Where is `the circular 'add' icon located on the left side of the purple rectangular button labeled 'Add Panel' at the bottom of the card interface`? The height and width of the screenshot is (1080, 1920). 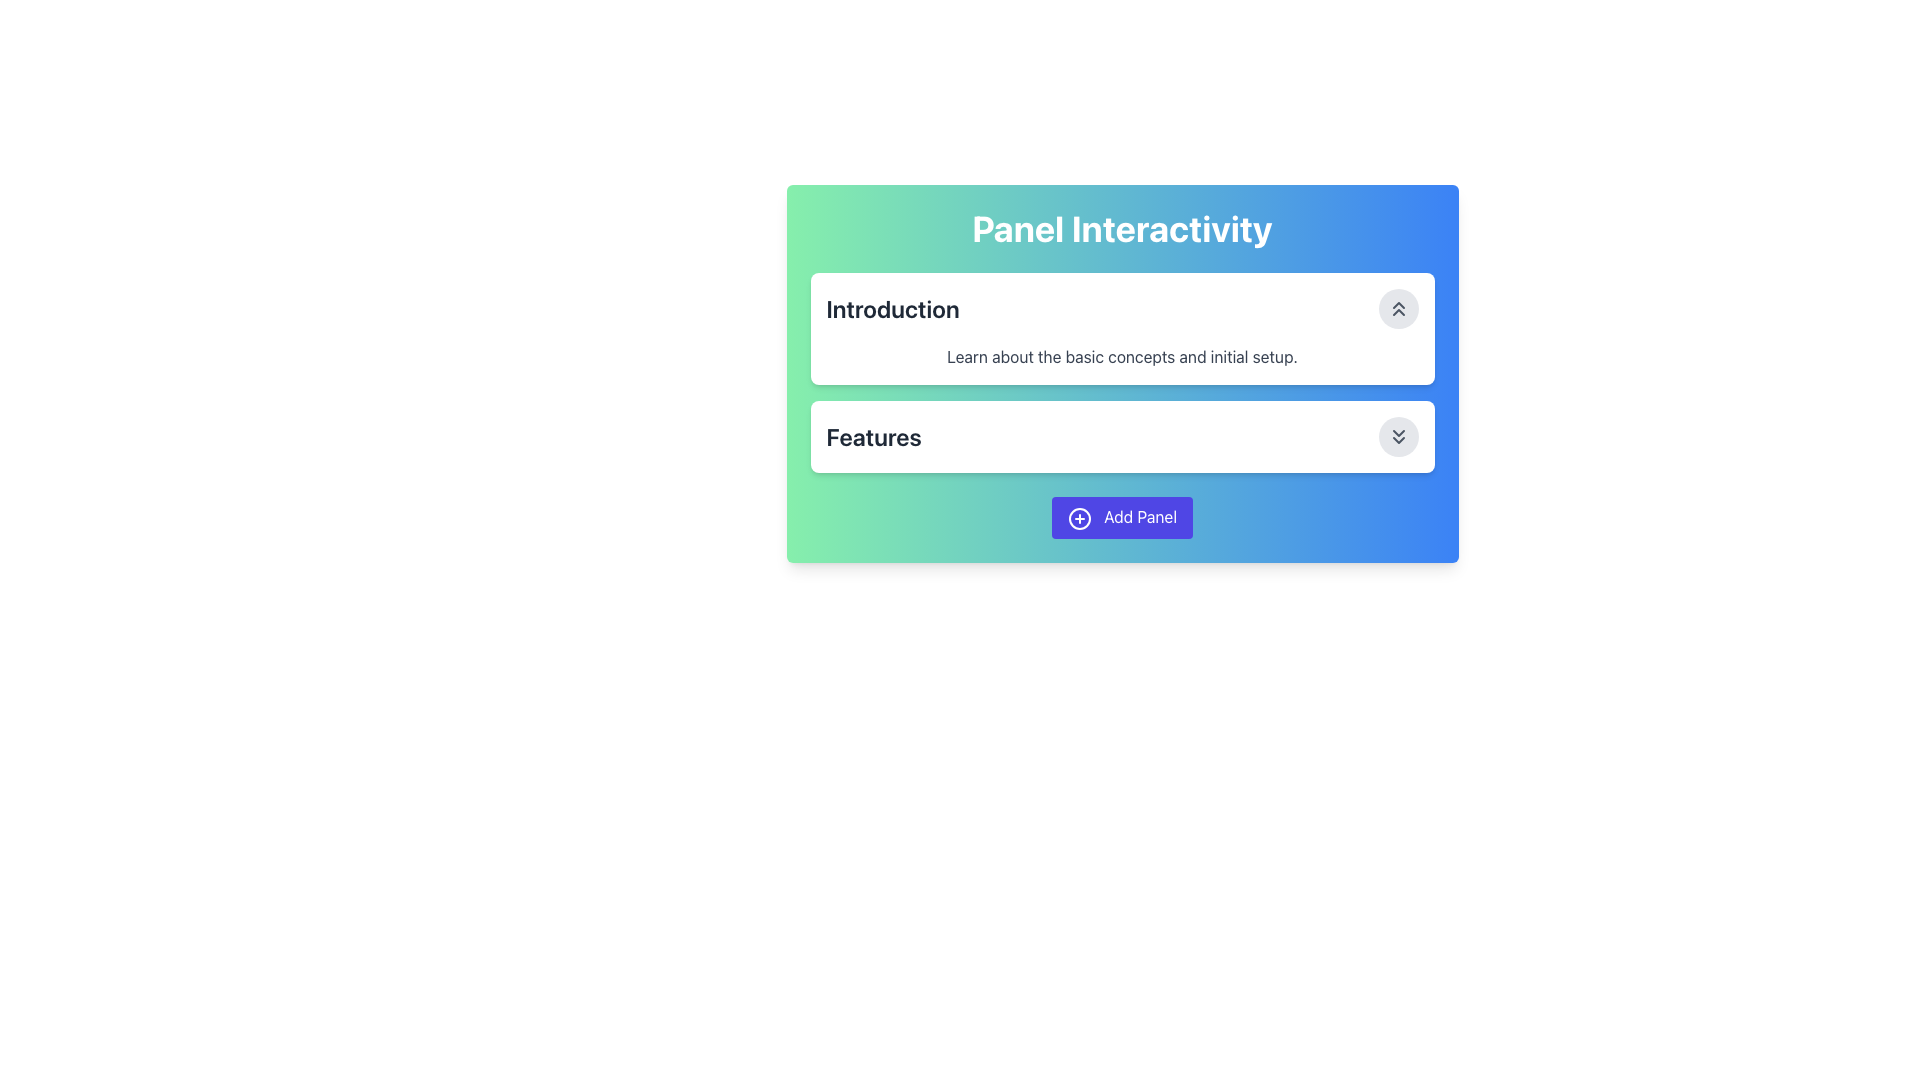 the circular 'add' icon located on the left side of the purple rectangular button labeled 'Add Panel' at the bottom of the card interface is located at coordinates (1079, 517).